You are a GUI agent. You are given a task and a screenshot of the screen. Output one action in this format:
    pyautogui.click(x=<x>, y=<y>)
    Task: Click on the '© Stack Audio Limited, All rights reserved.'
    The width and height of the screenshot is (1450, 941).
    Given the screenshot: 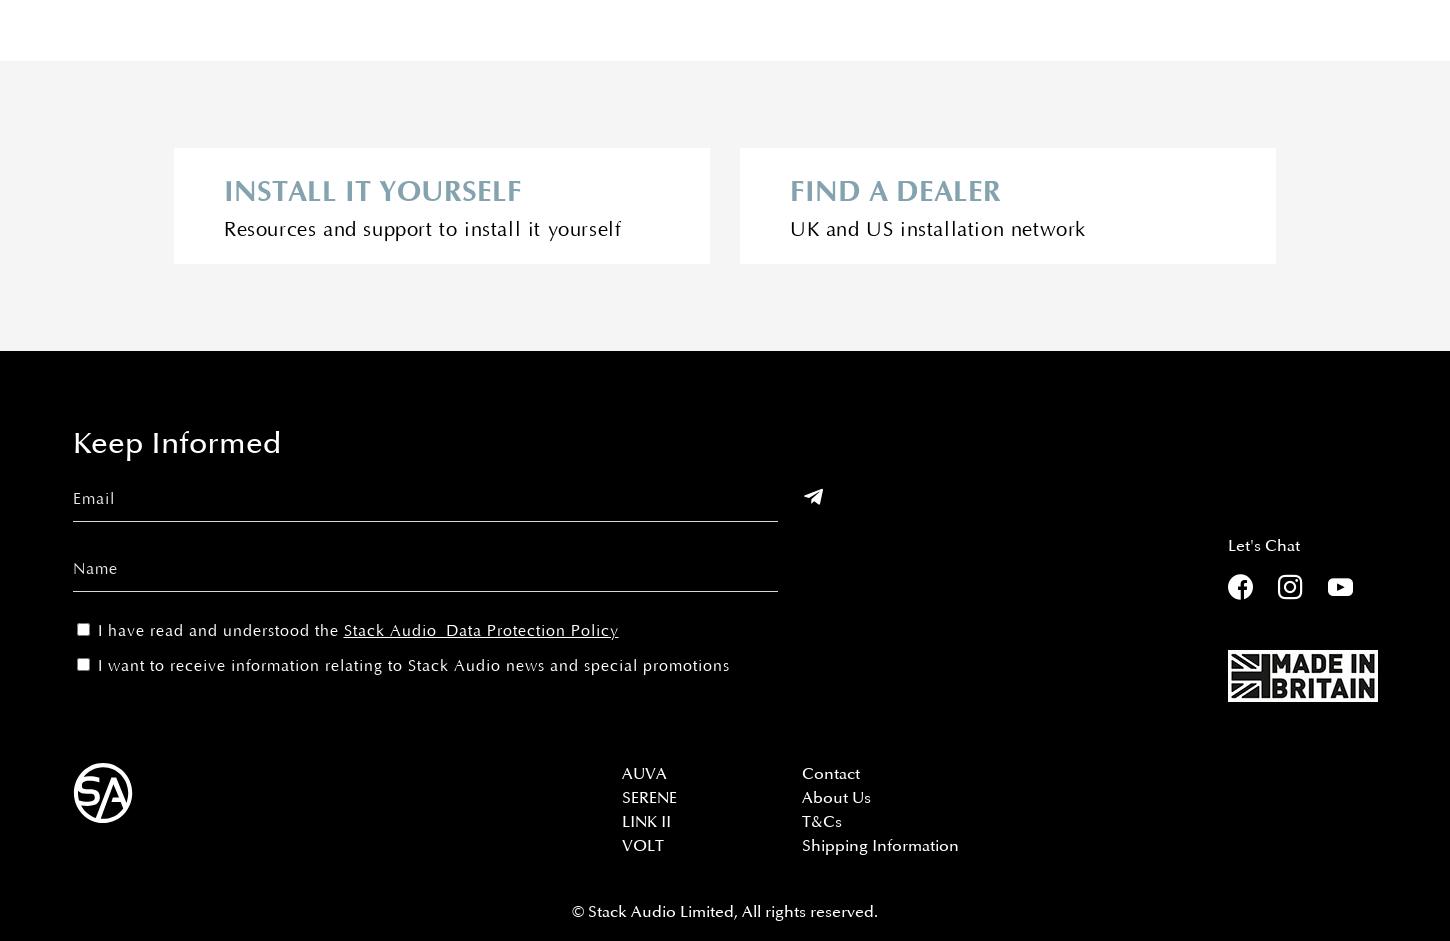 What is the action you would take?
    pyautogui.click(x=725, y=909)
    